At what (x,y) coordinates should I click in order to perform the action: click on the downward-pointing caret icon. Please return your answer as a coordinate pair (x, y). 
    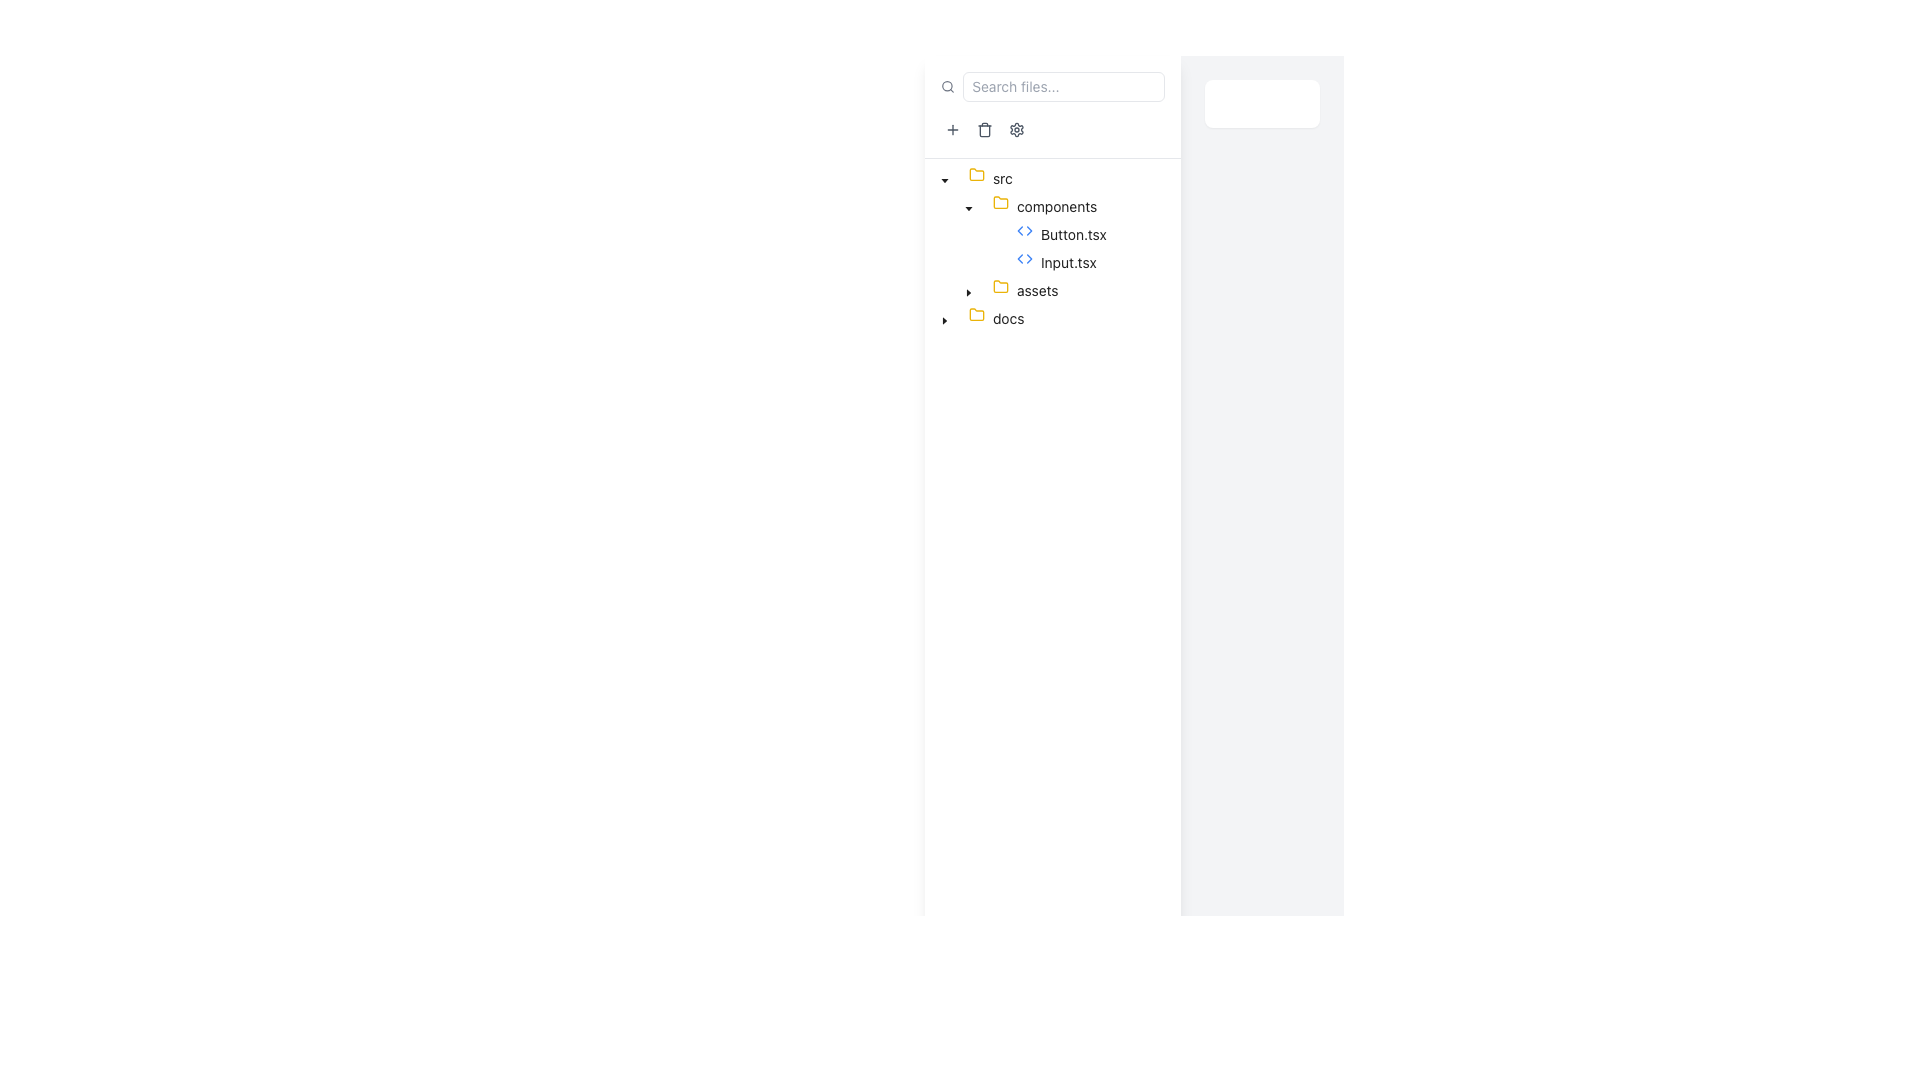
    Looking at the image, I should click on (944, 177).